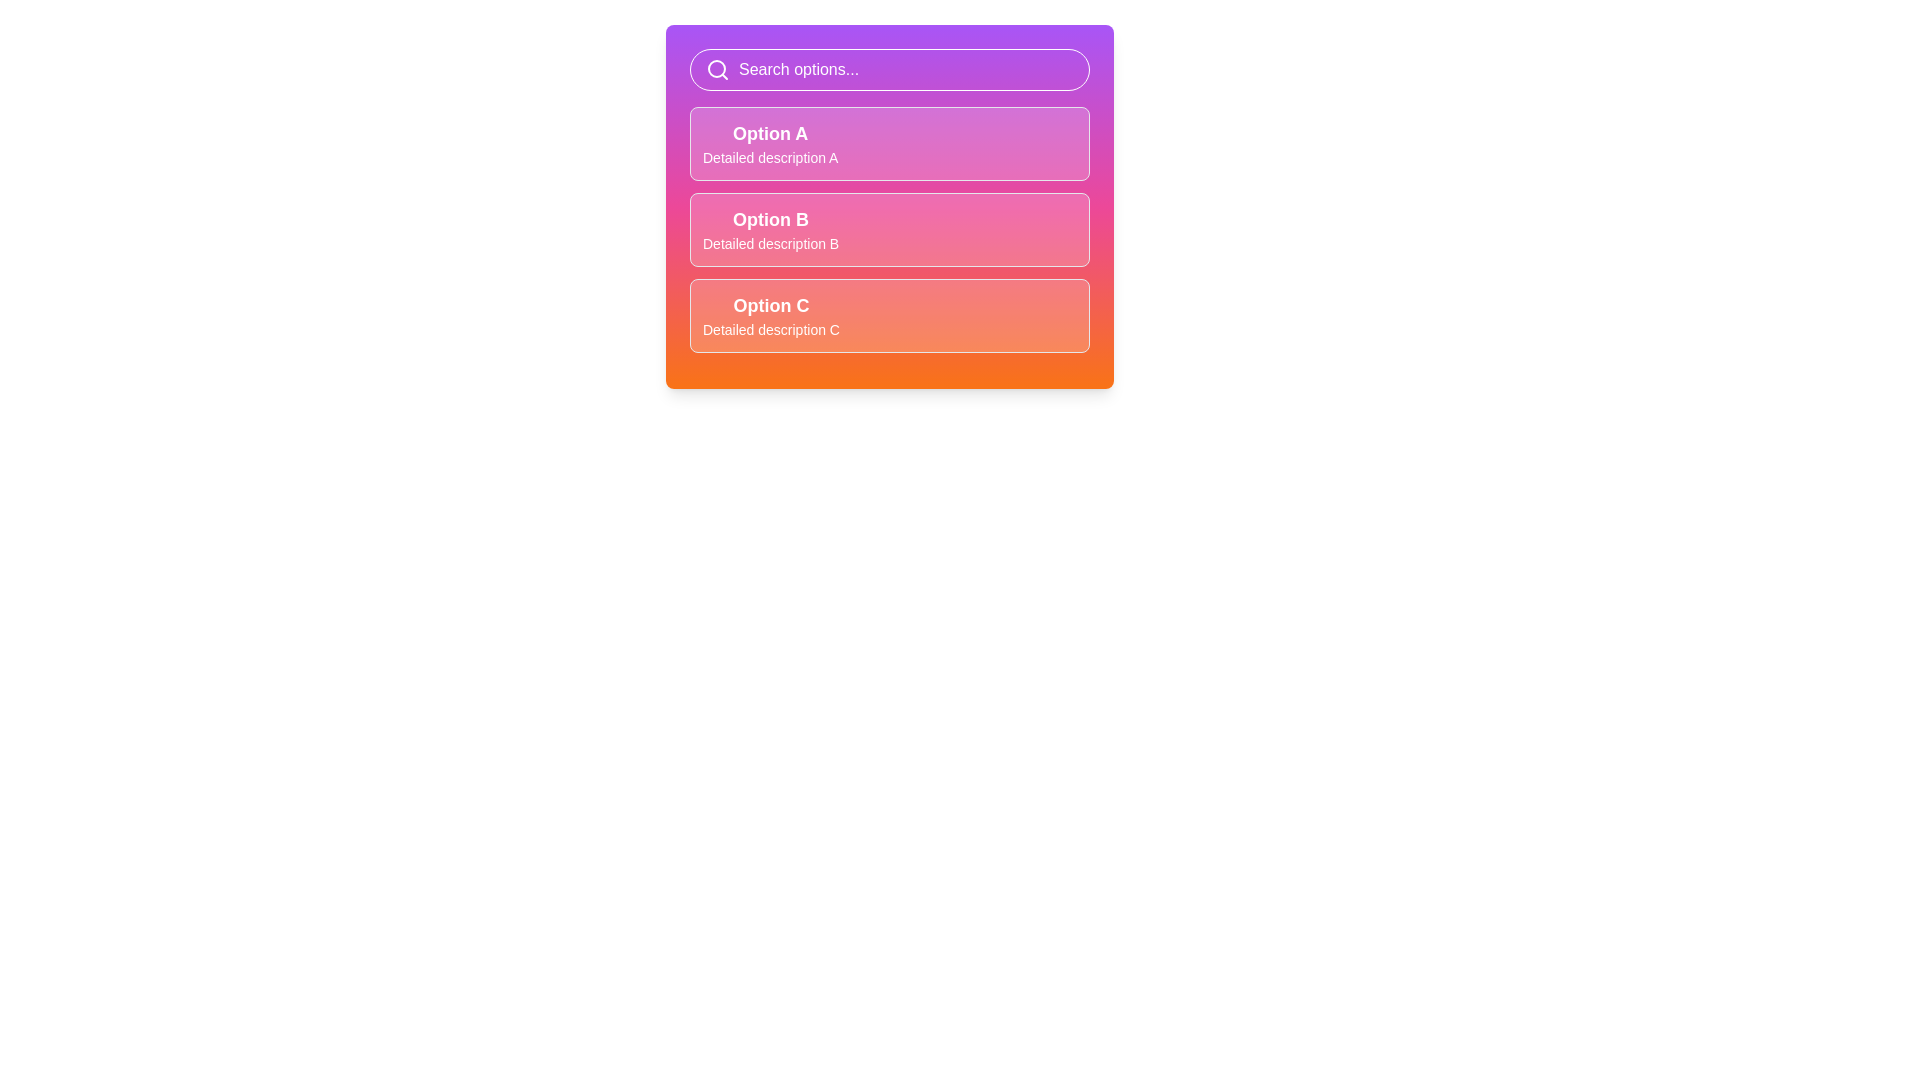  Describe the element at coordinates (770, 315) in the screenshot. I see `the text block labeled 'Option C' which features a bold heading and a smaller descriptive text, located at the bottom of the third card in a vertical list of options` at that location.